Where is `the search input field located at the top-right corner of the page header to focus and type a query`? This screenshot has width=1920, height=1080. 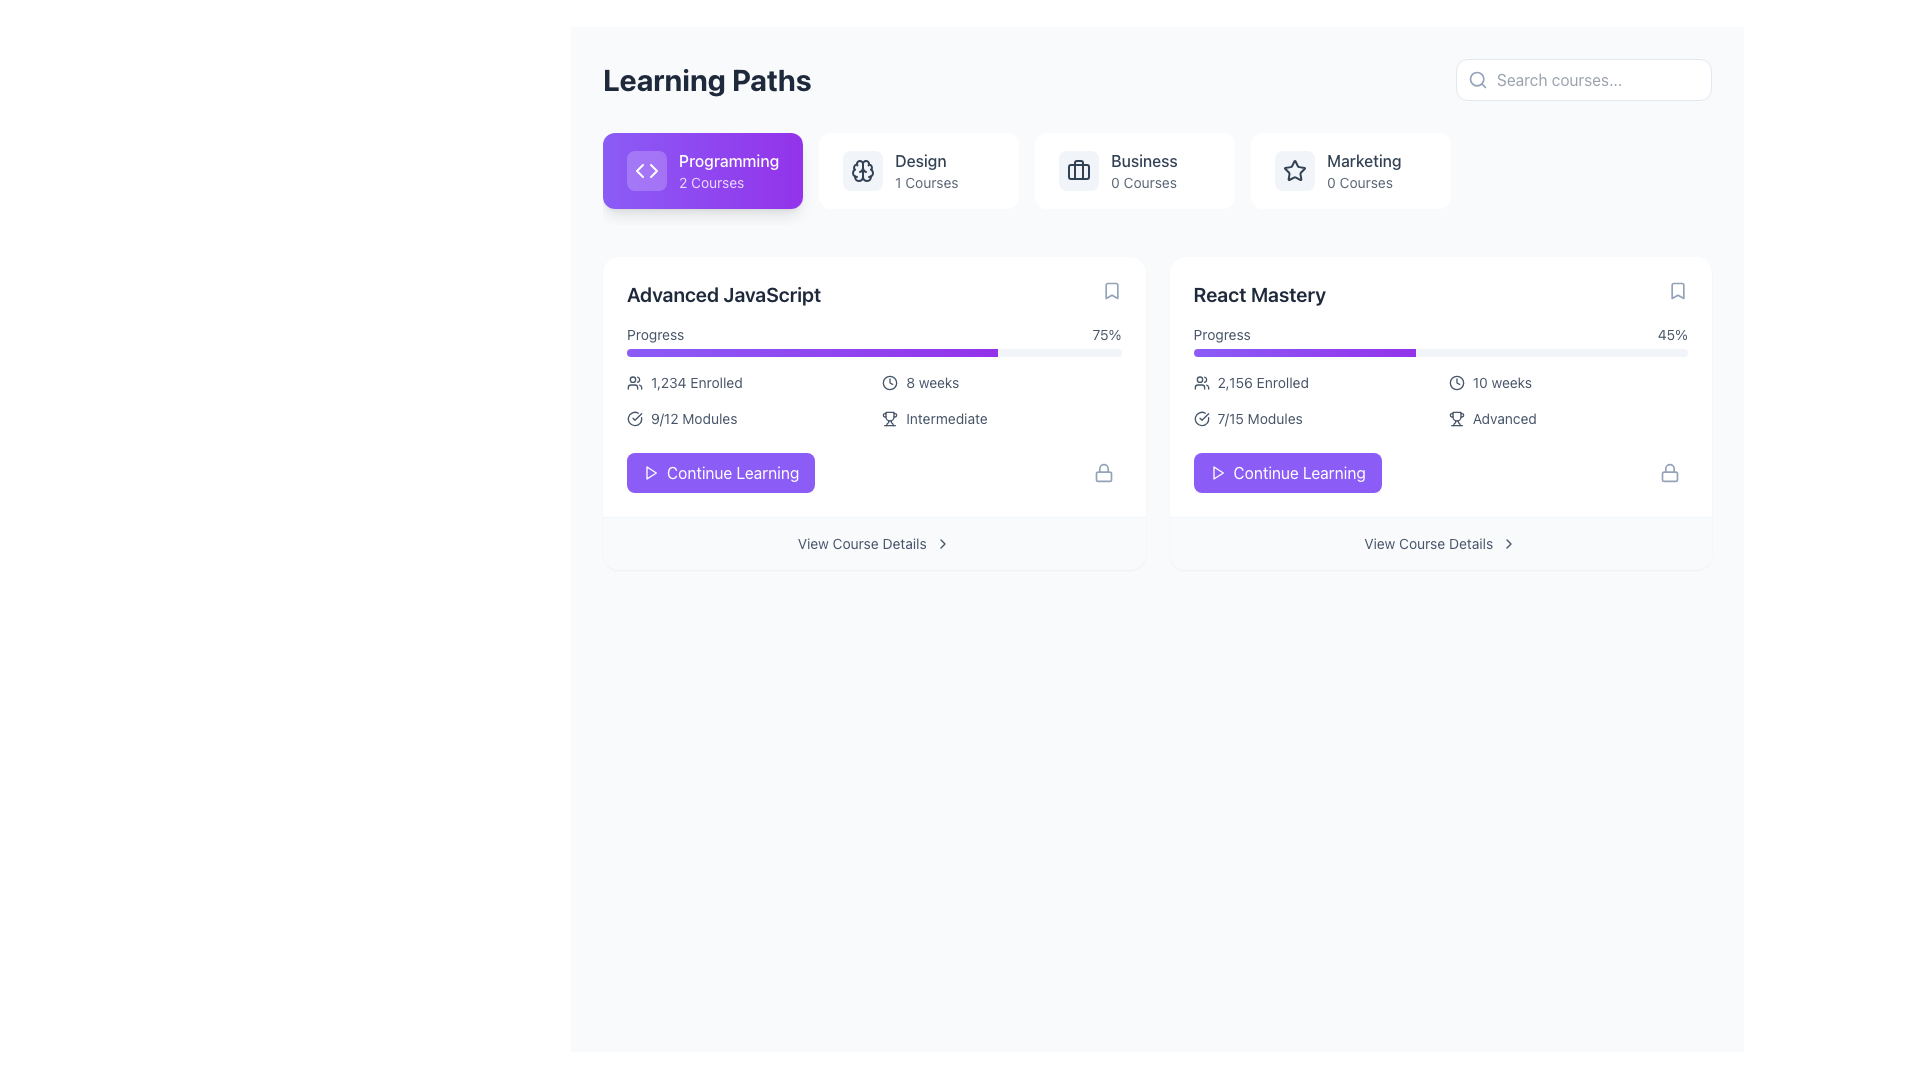 the search input field located at the top-right corner of the page header to focus and type a query is located at coordinates (1583, 79).